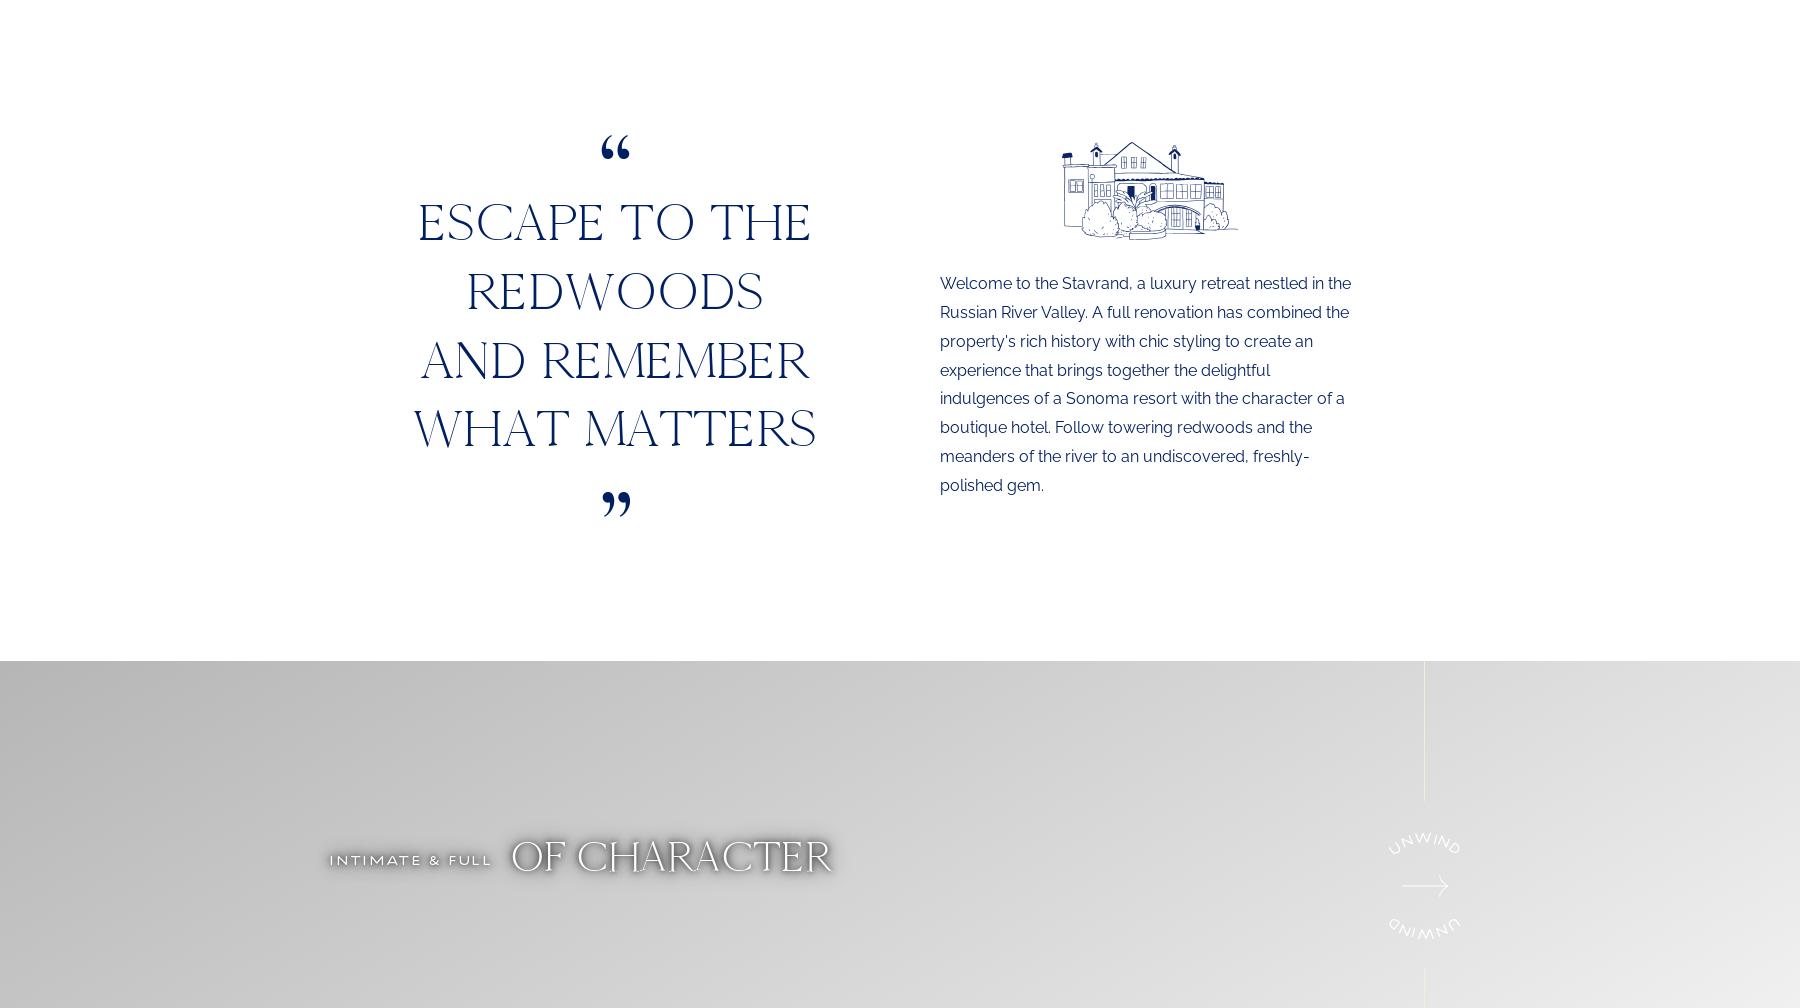  I want to click on 'and remember what matters', so click(412, 394).